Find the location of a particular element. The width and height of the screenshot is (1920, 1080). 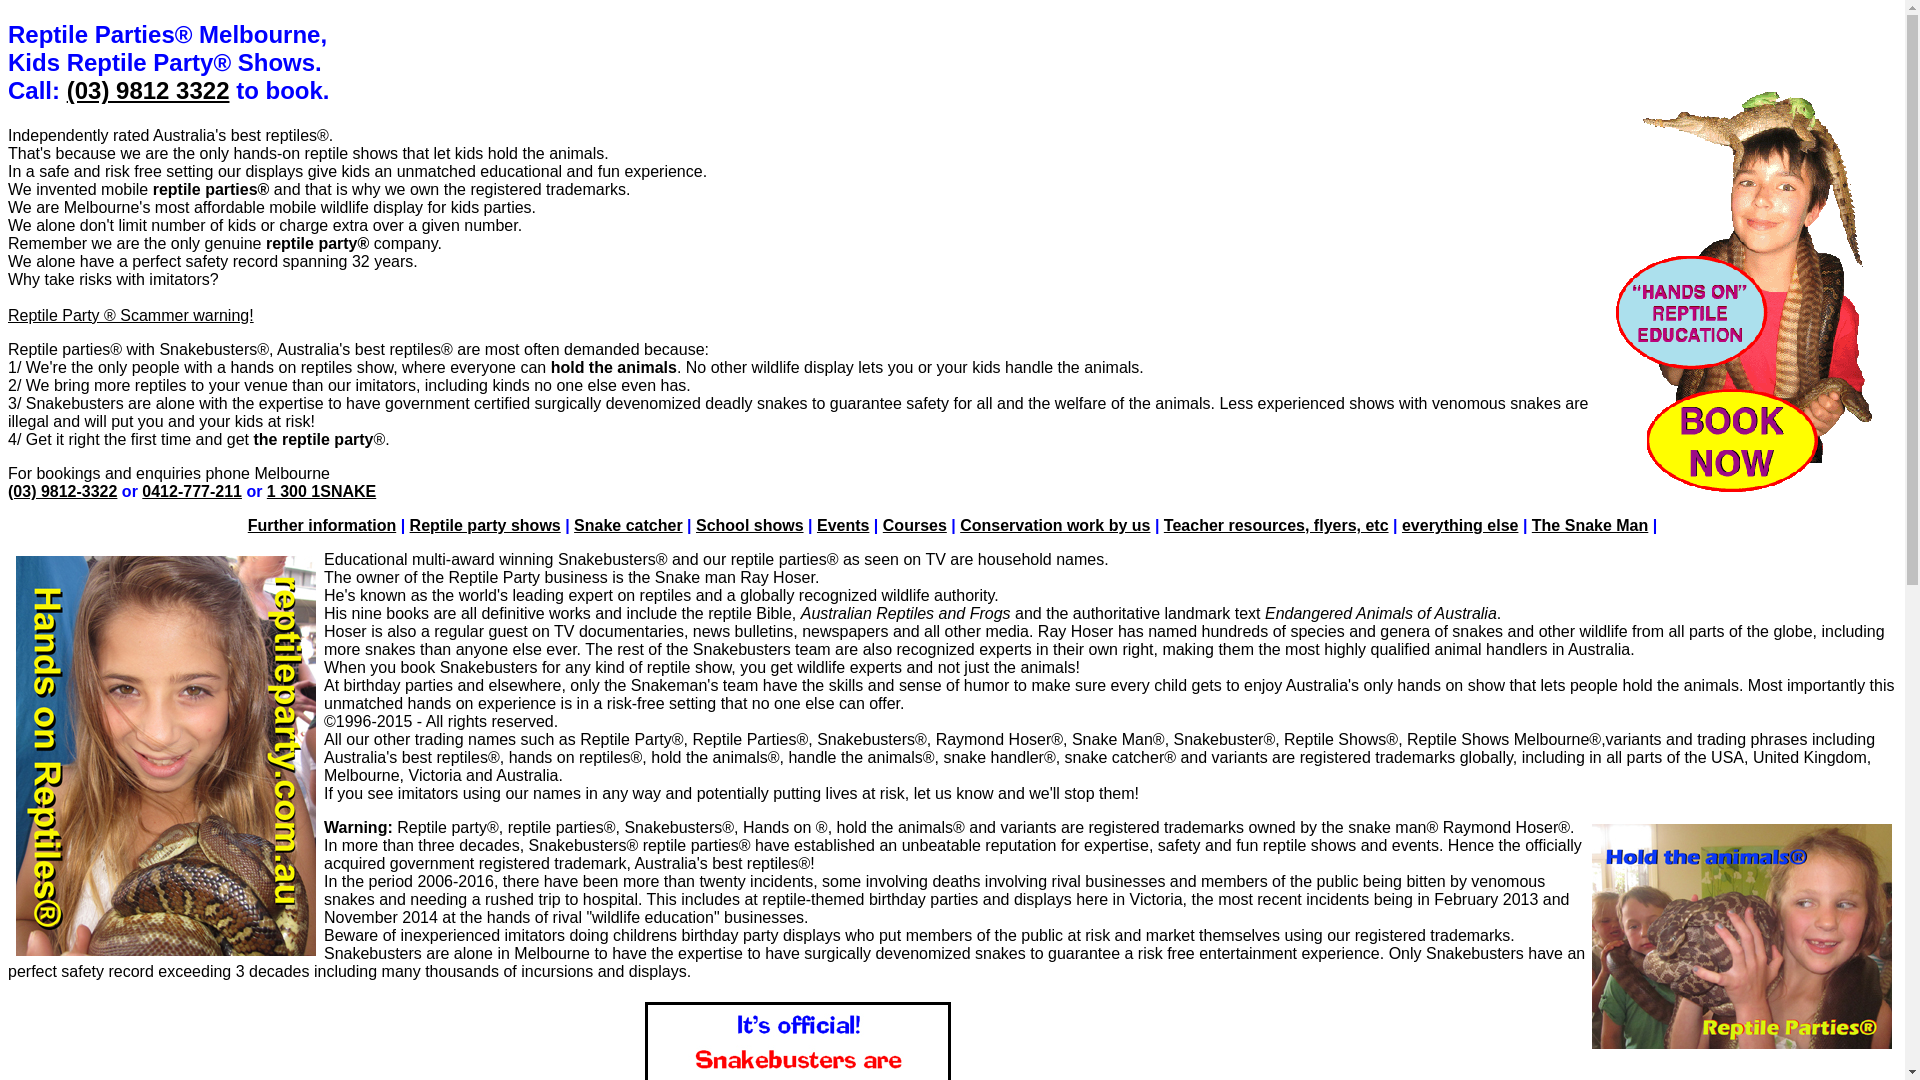

'everything else' is located at coordinates (1460, 524).